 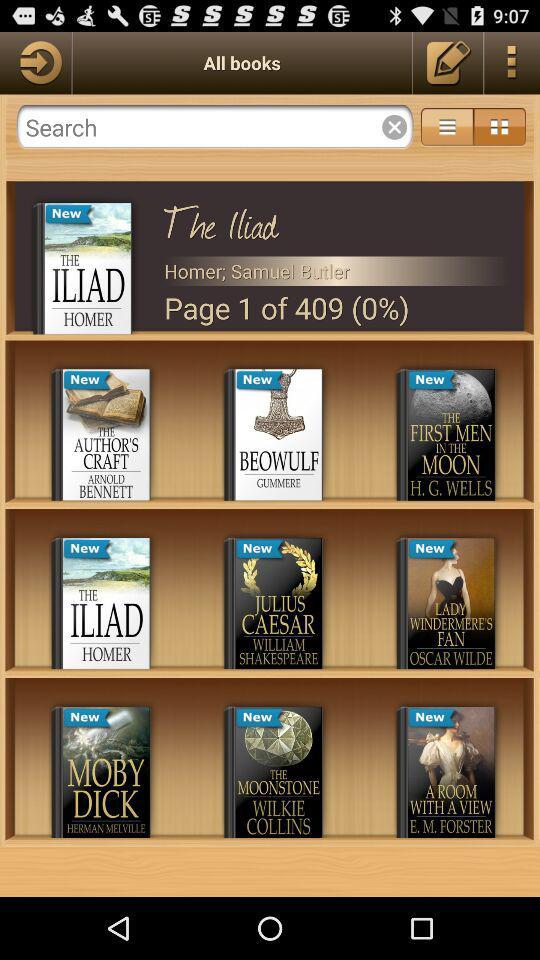 What do you see at coordinates (512, 67) in the screenshot?
I see `the more icon` at bounding box center [512, 67].